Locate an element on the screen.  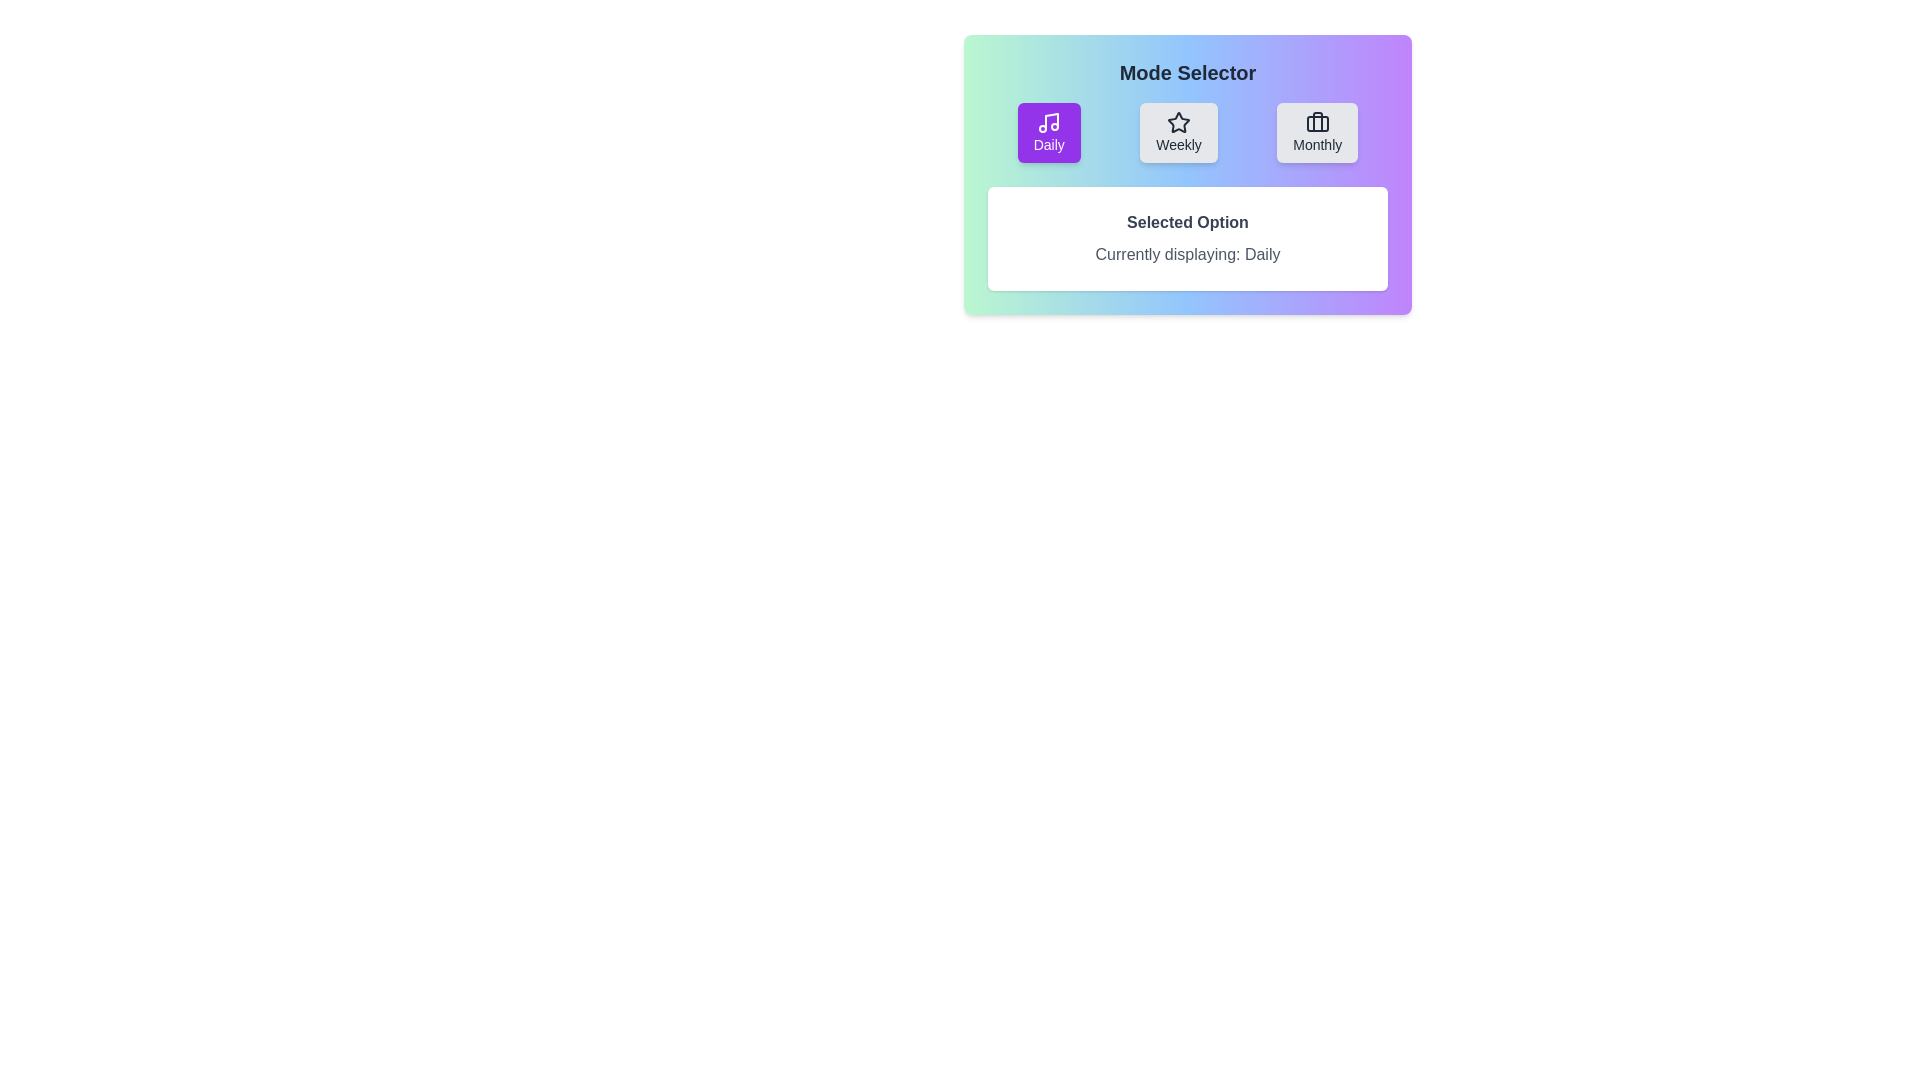
text from the 'Mode Selector' label located at the top-center of the UI, which is styled in bold and large dark gray font is located at coordinates (1188, 72).